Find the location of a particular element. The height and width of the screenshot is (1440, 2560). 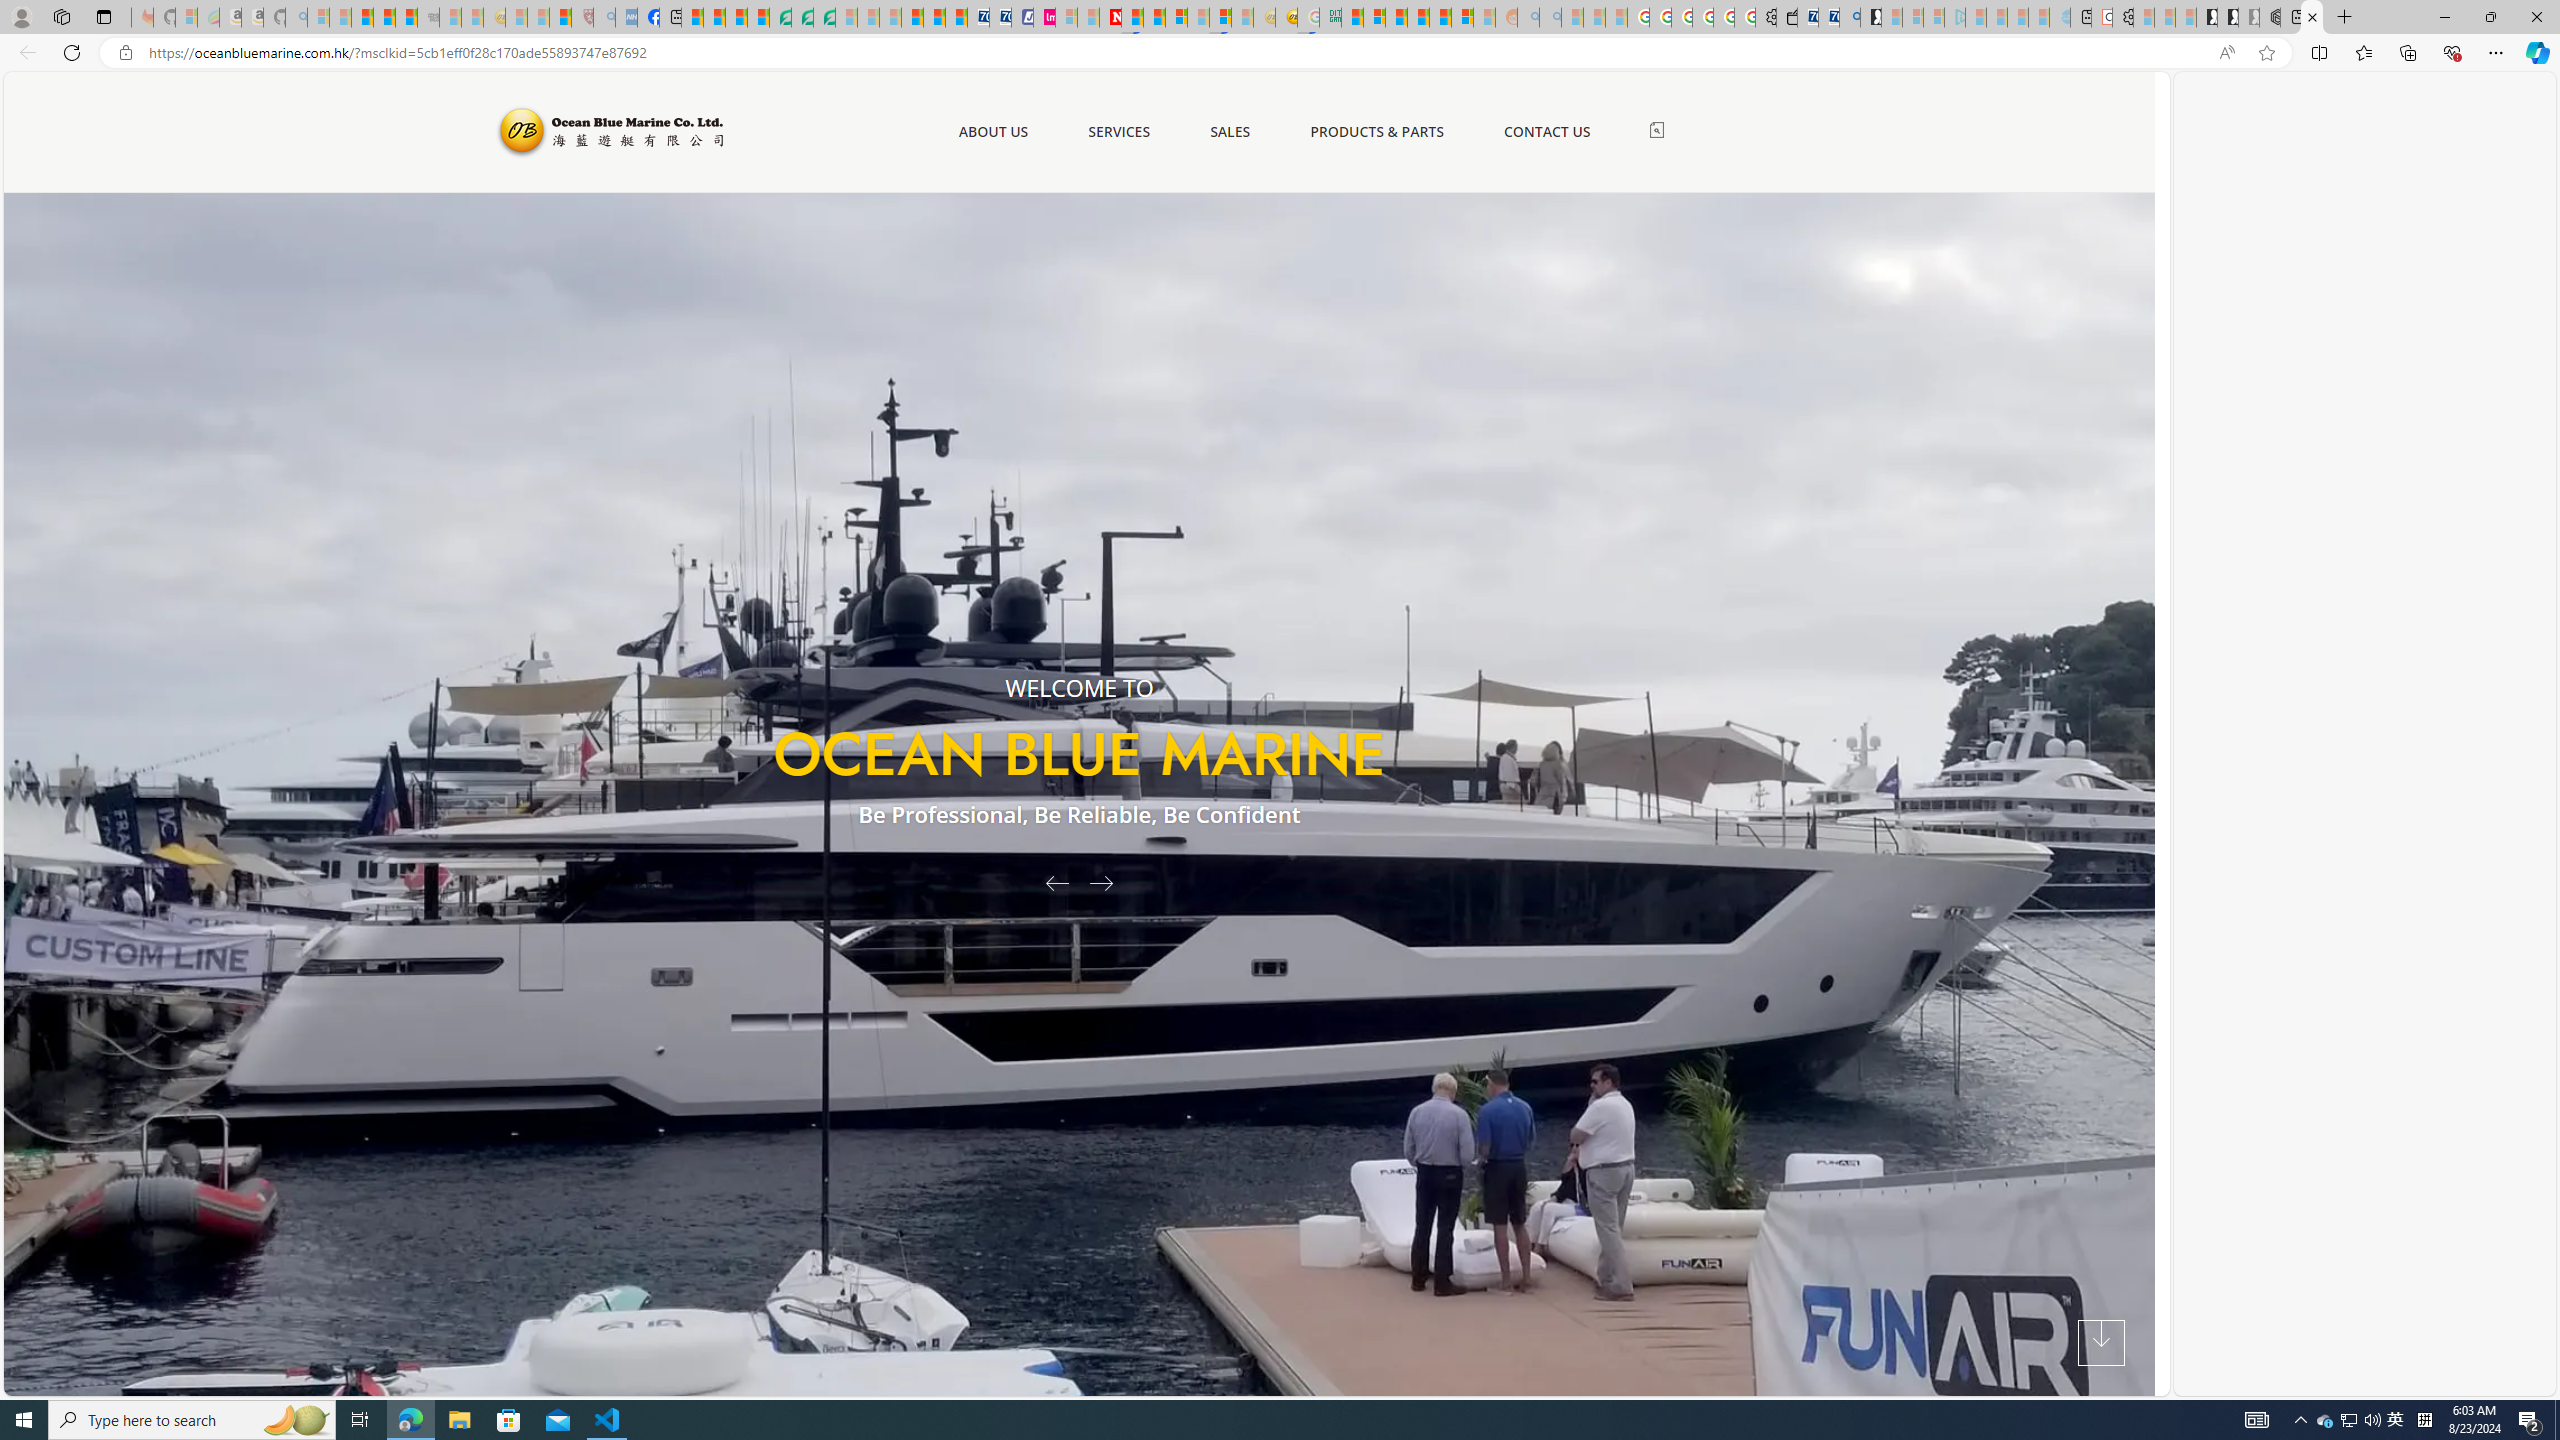

'Next Slide' is located at coordinates (1108, 881).